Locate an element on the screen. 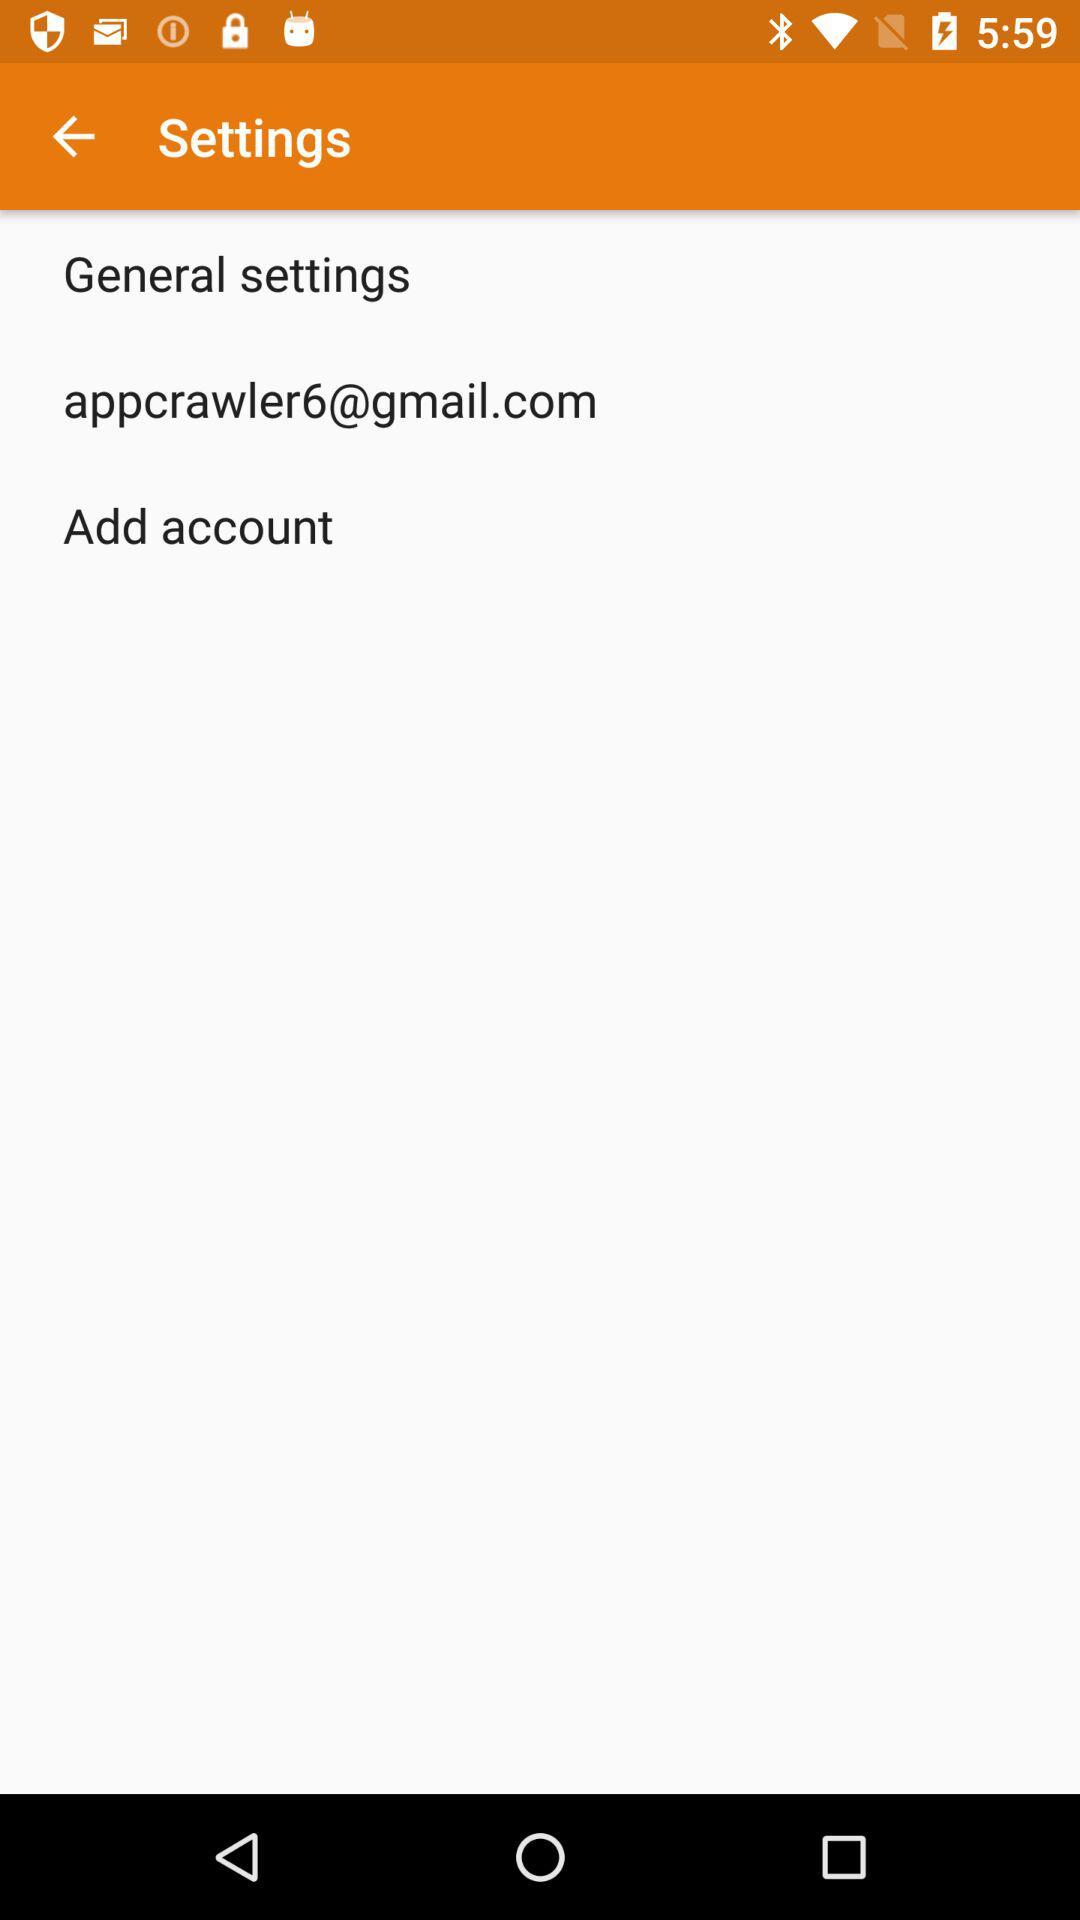 The image size is (1080, 1920). app below general settings is located at coordinates (329, 398).